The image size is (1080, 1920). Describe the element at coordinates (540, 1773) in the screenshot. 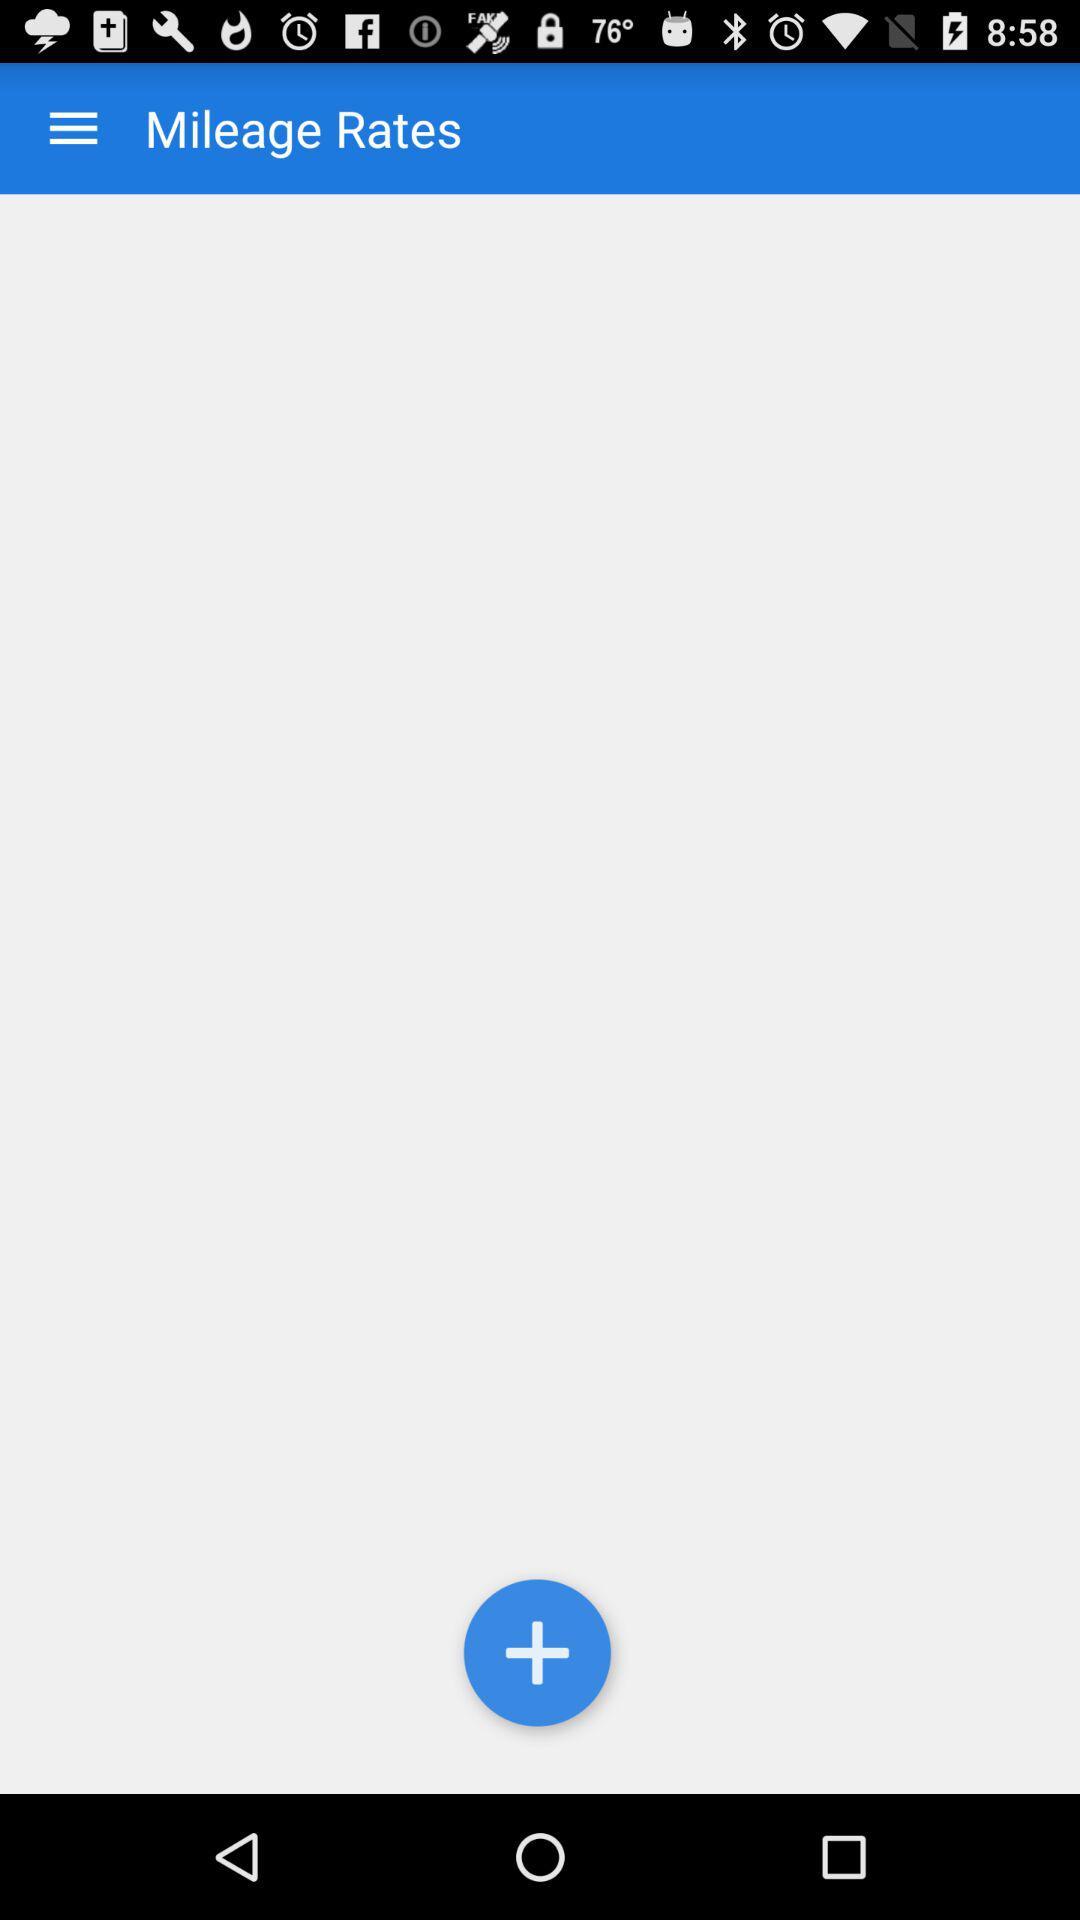

I see `the add icon` at that location.